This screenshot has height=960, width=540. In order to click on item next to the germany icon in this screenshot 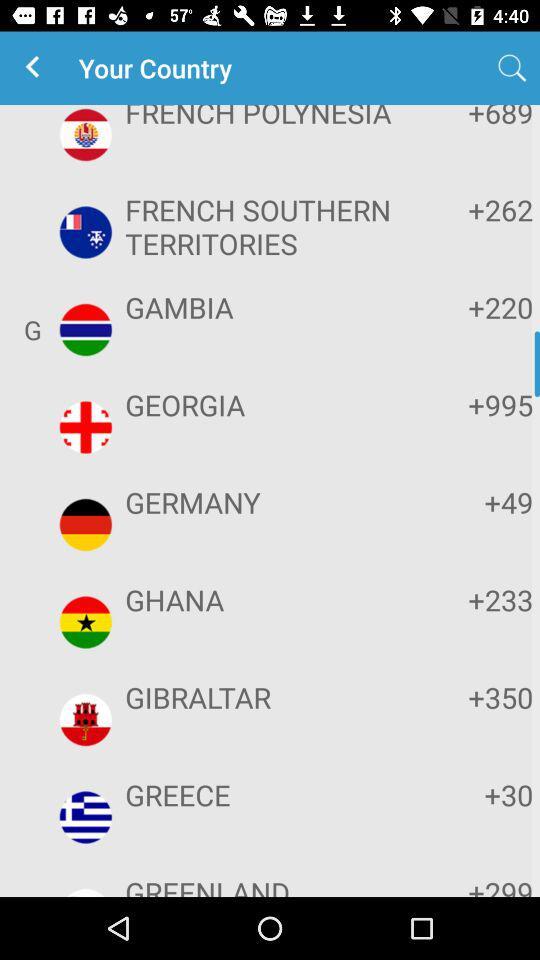, I will do `click(471, 501)`.